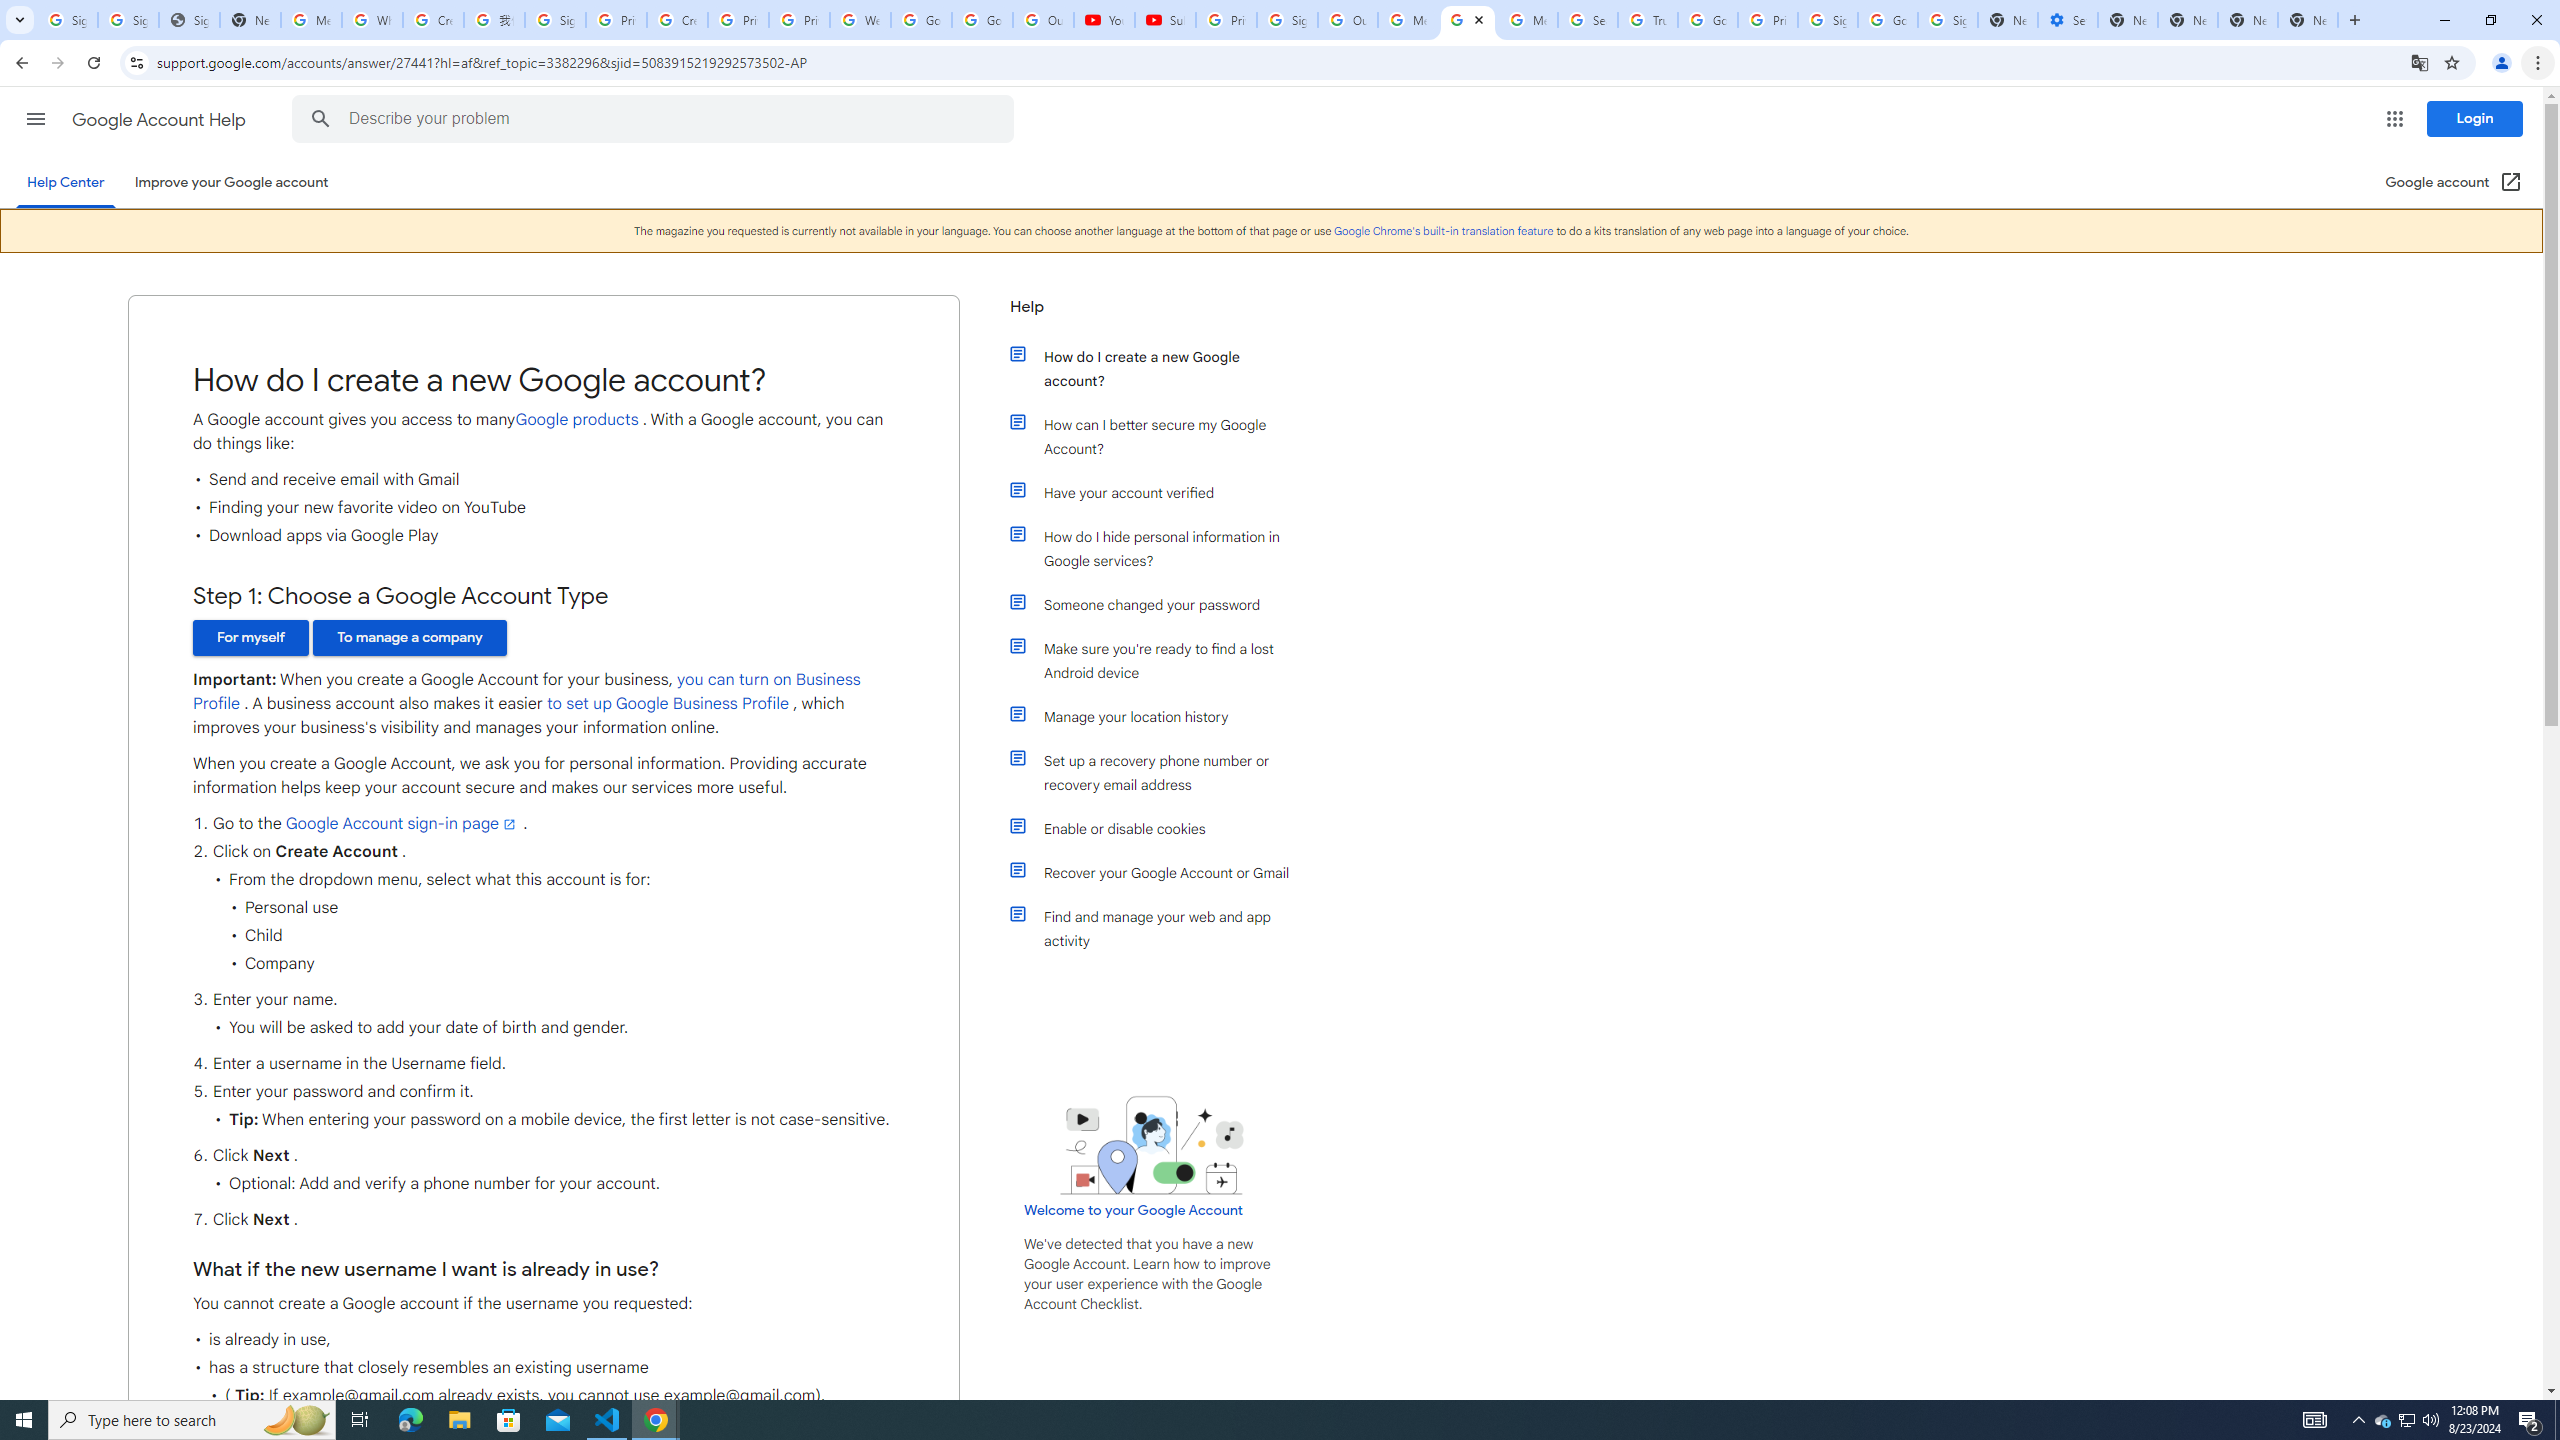 The height and width of the screenshot is (1440, 2560). What do you see at coordinates (1162, 827) in the screenshot?
I see `'Enable or disable cookies'` at bounding box center [1162, 827].